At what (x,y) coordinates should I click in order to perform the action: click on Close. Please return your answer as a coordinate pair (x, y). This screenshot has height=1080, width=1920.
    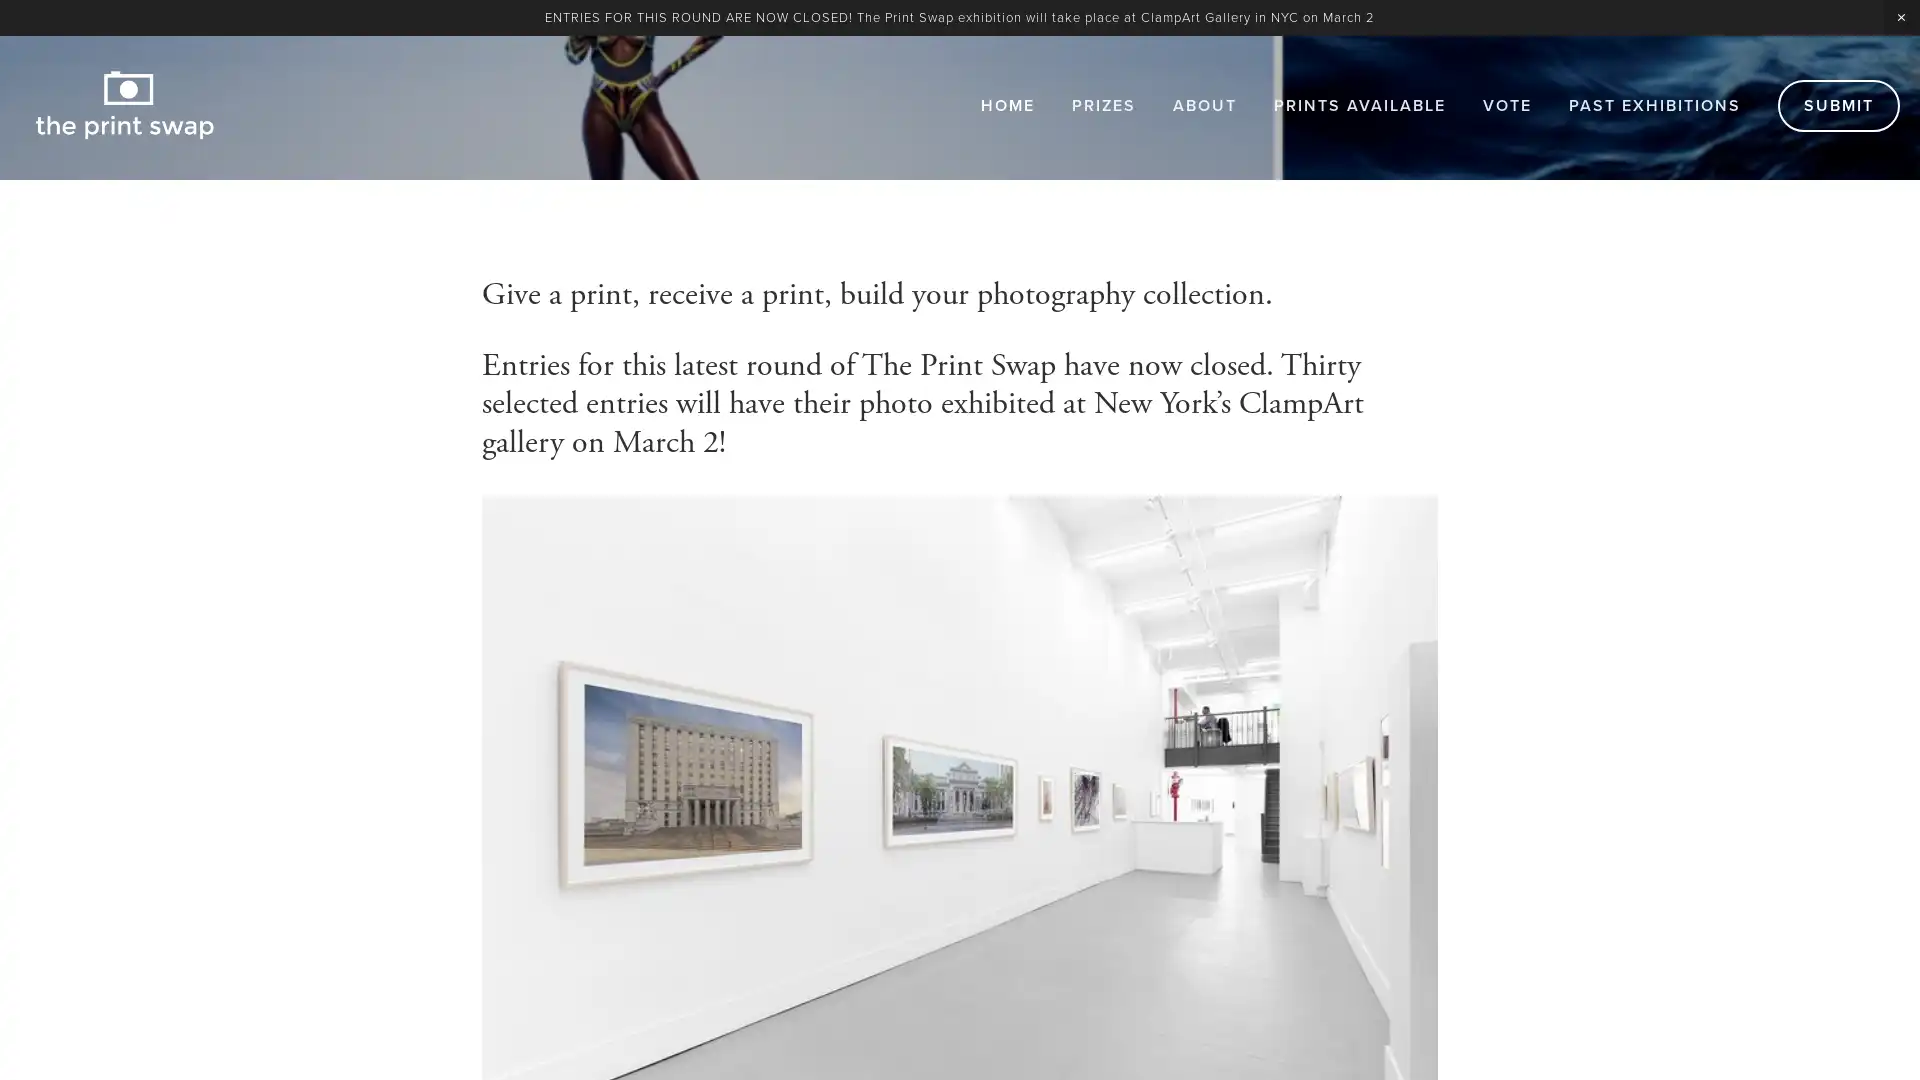
    Looking at the image, I should click on (1245, 314).